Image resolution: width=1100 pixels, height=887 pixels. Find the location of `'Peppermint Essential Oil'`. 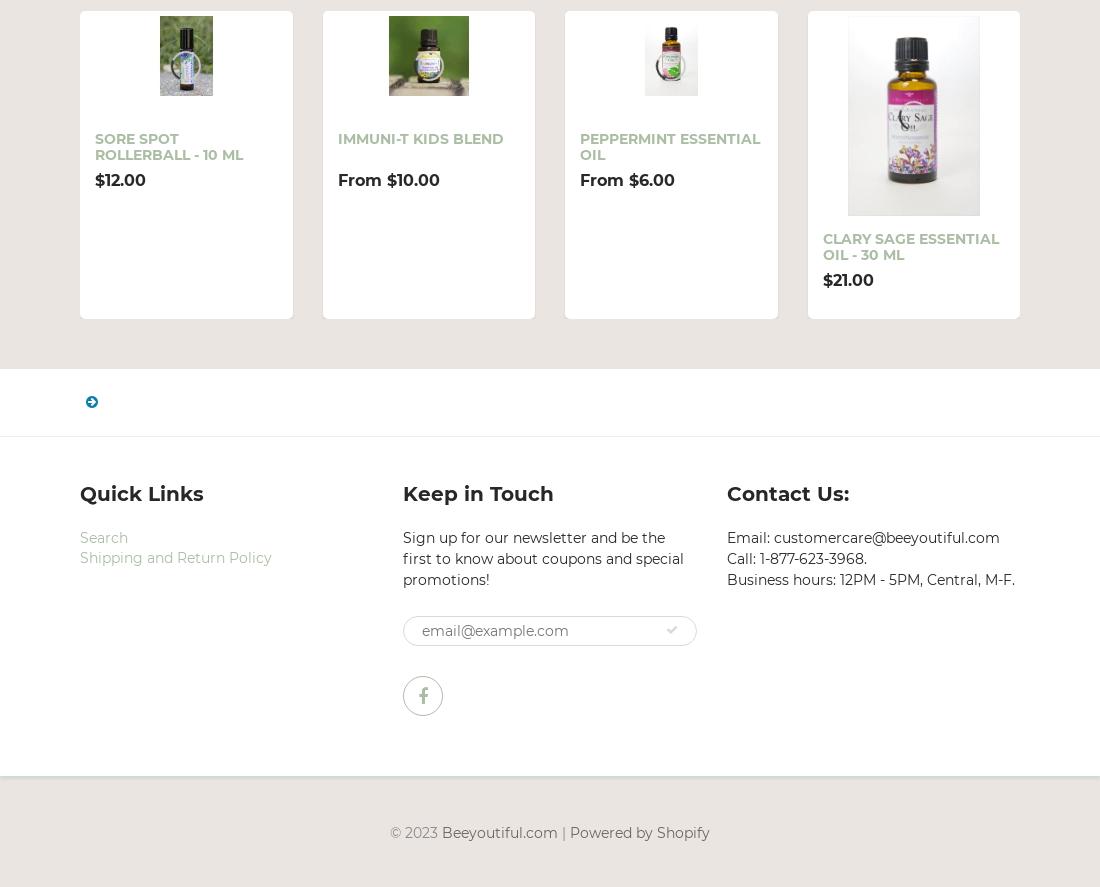

'Peppermint Essential Oil' is located at coordinates (670, 146).